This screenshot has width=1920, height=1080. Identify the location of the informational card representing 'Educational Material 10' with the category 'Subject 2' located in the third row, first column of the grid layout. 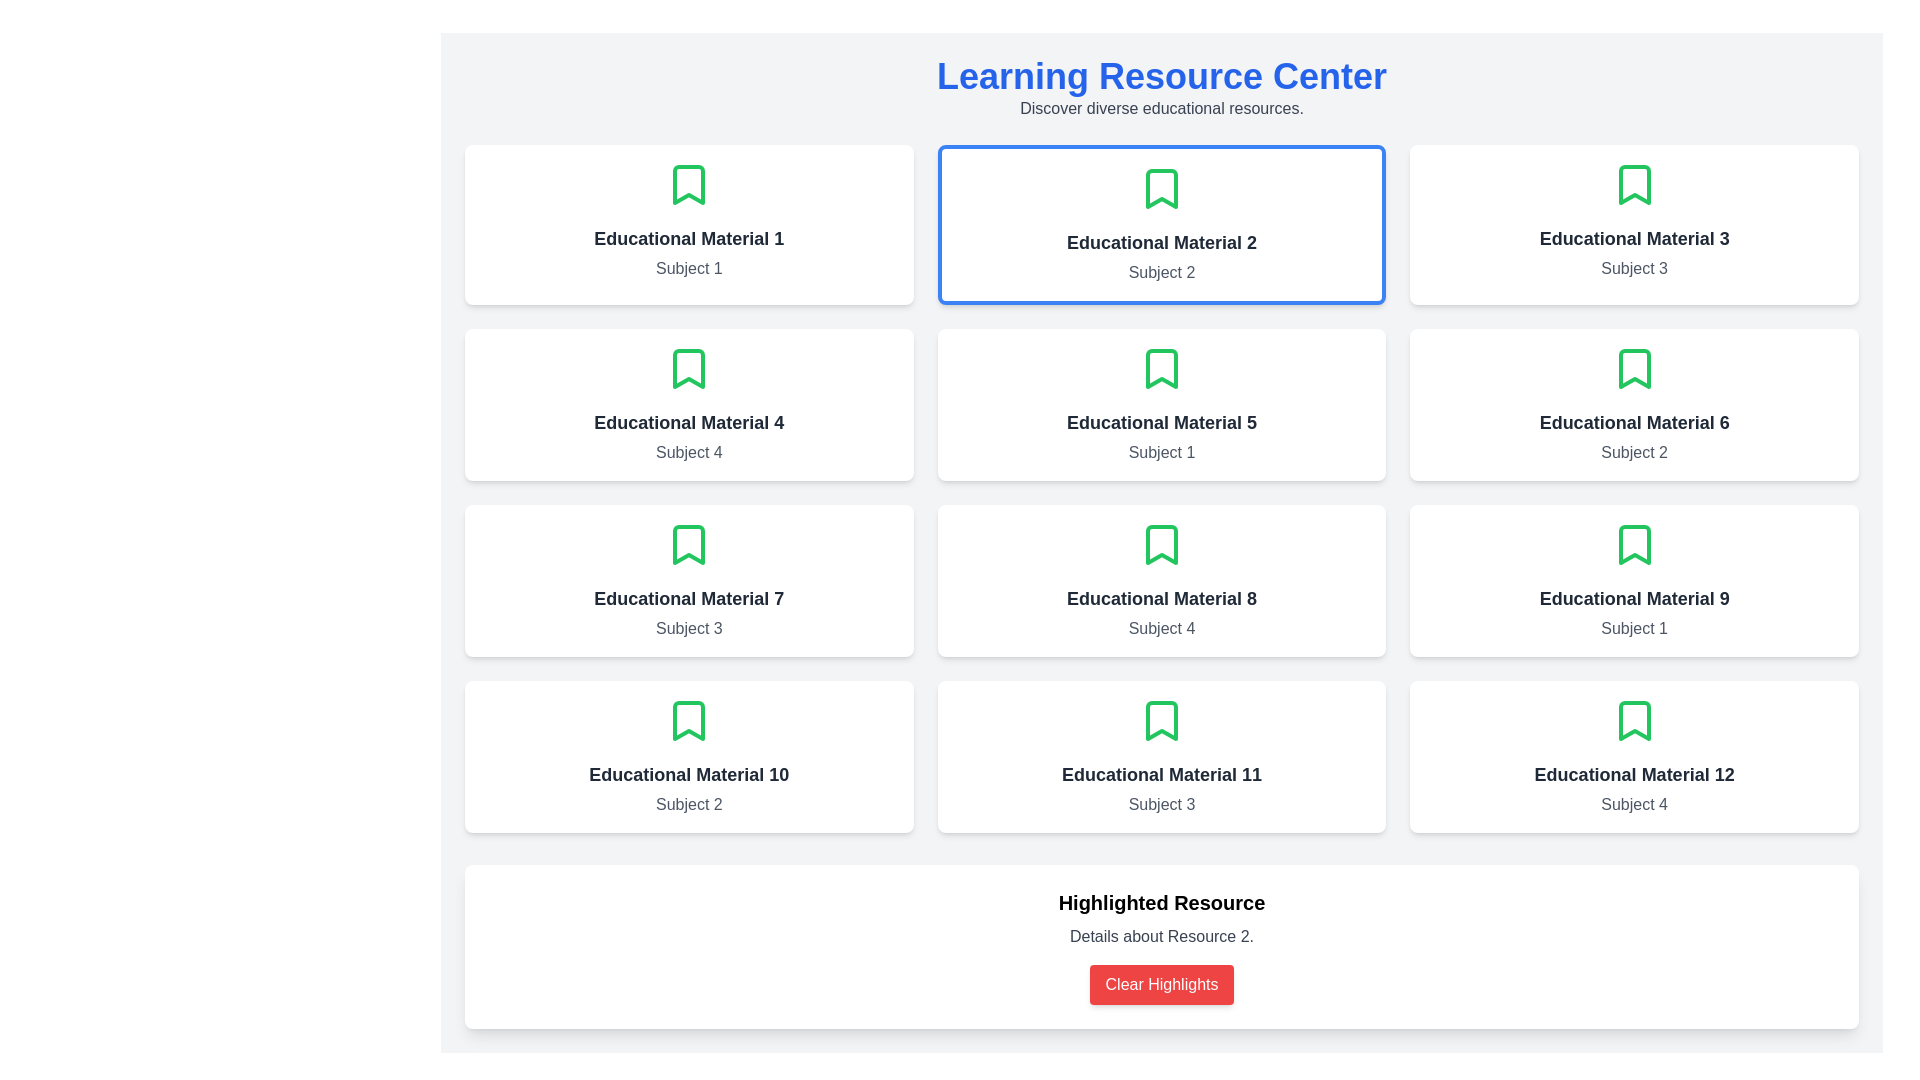
(689, 756).